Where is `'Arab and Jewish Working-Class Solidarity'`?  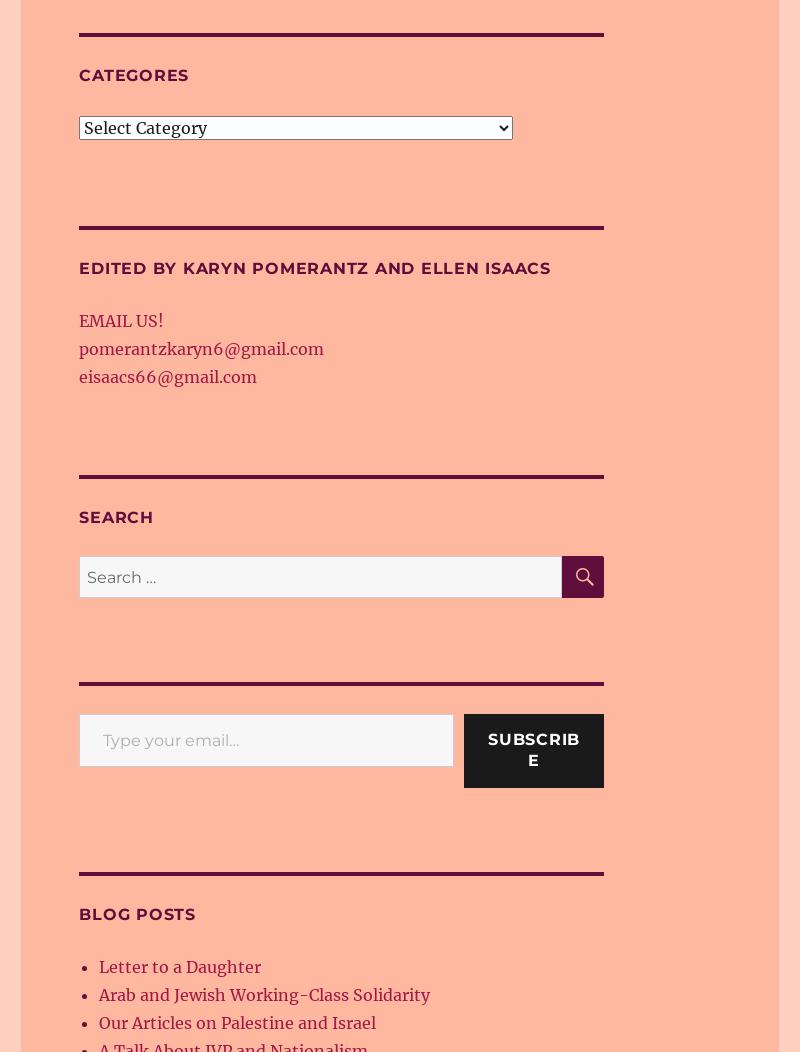
'Arab and Jewish Working-Class Solidarity' is located at coordinates (263, 994).